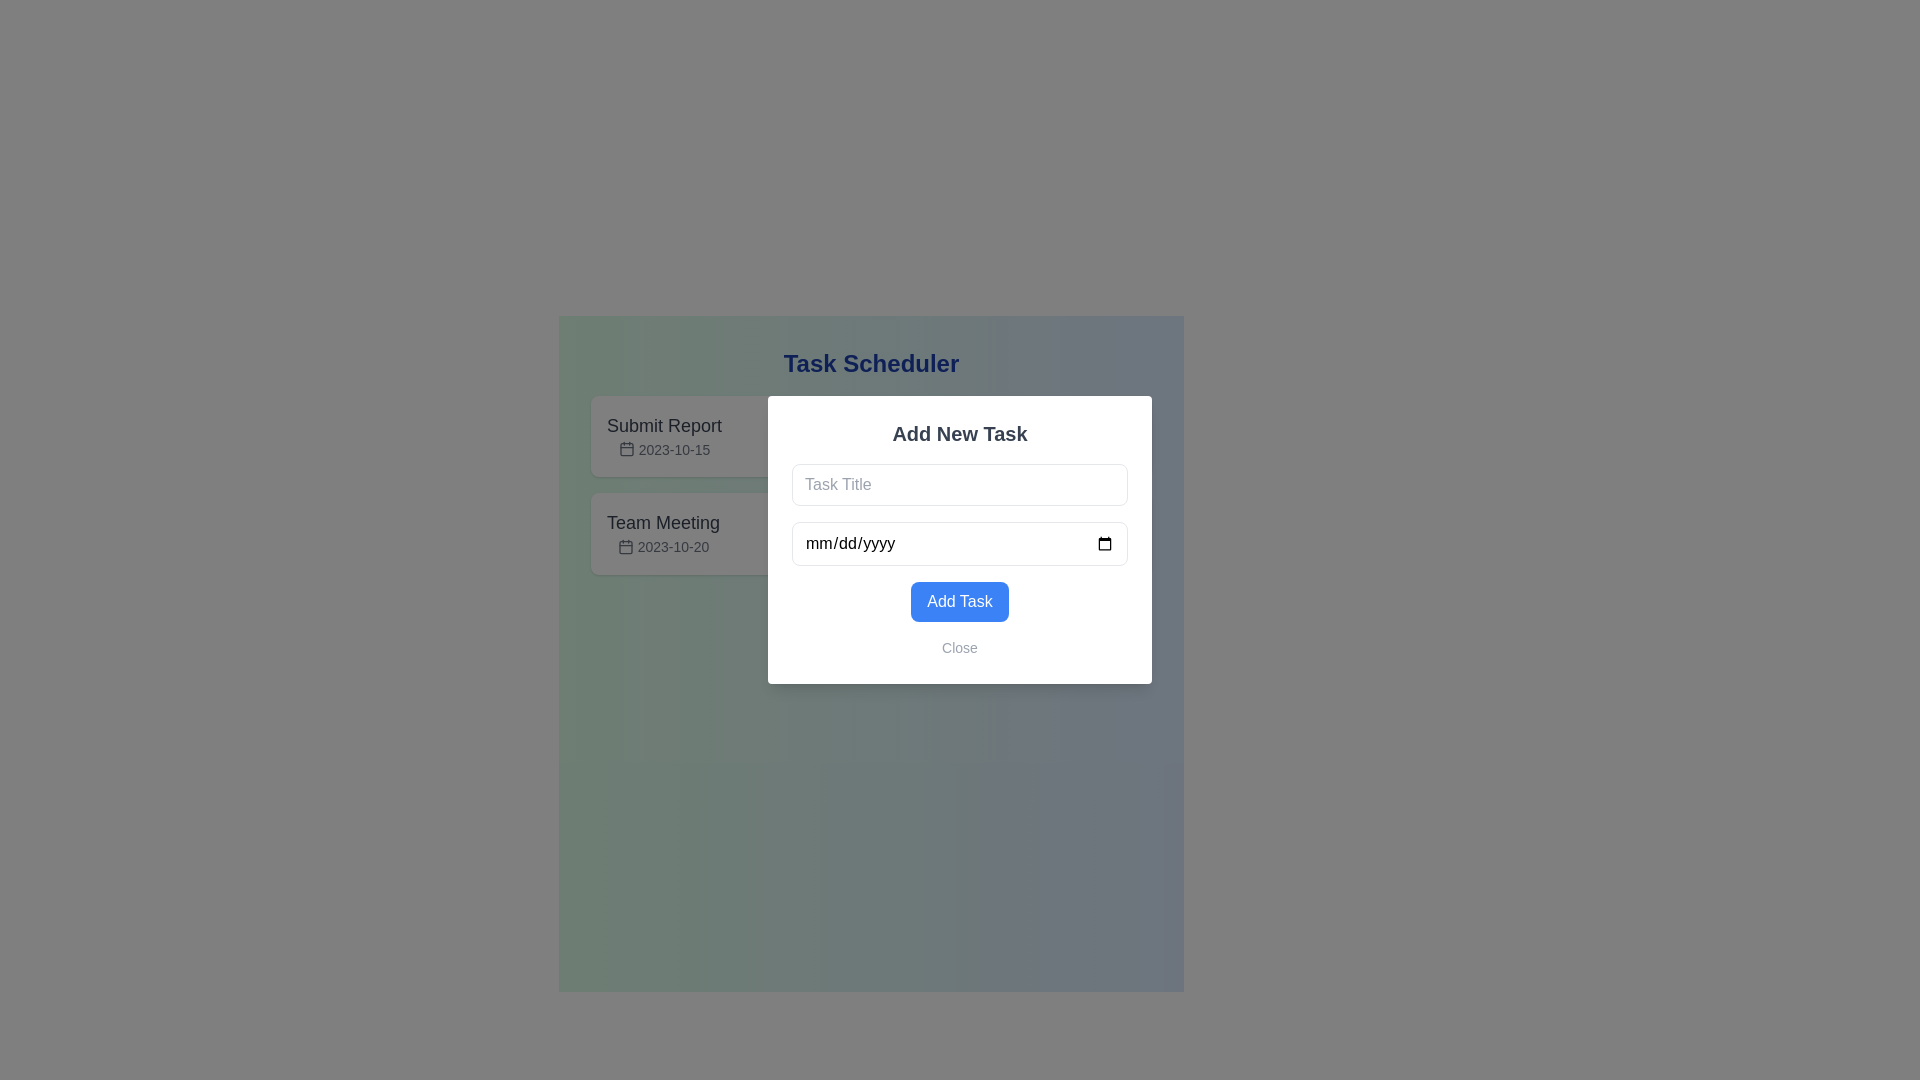 This screenshot has height=1080, width=1920. I want to click on the static text element displaying 'Team Meeting' in bold, located in the left panel of the 'Task Scheduler' interface, so click(663, 522).